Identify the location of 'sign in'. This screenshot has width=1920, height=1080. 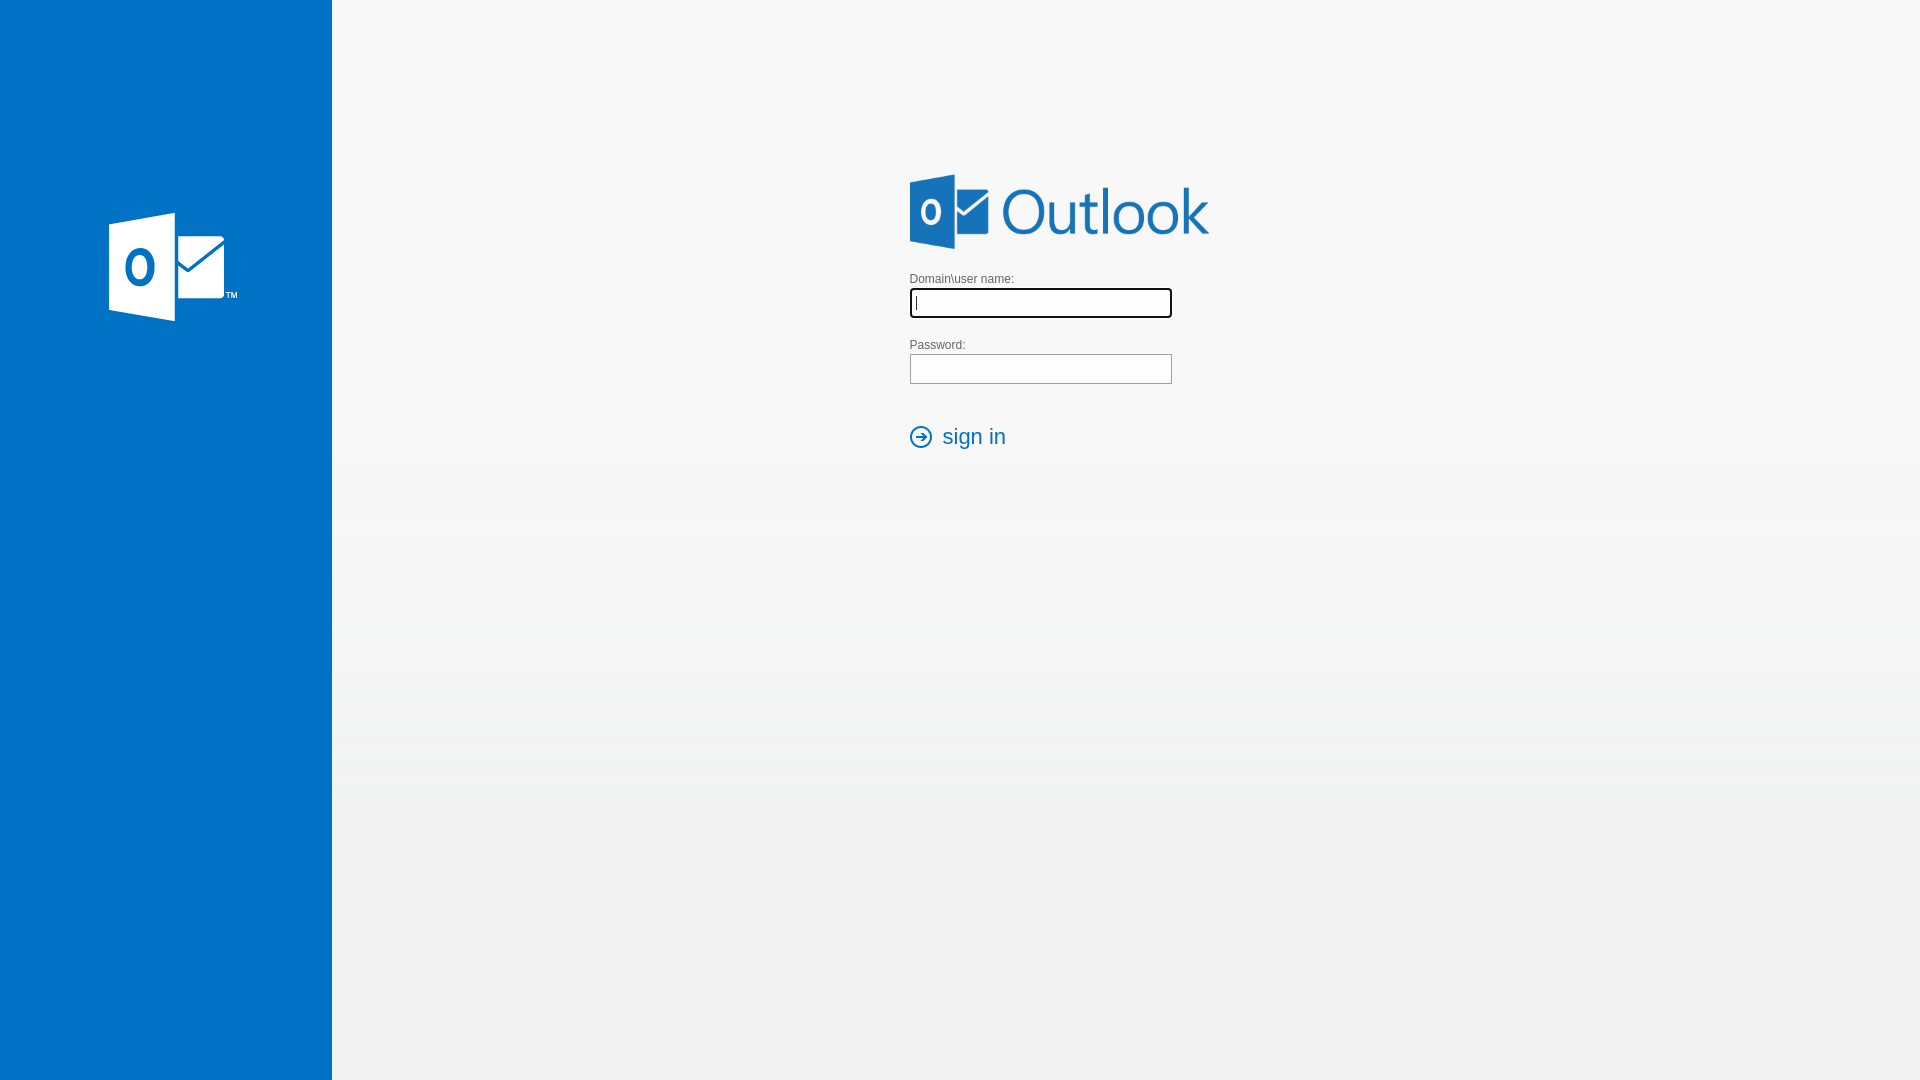
(964, 438).